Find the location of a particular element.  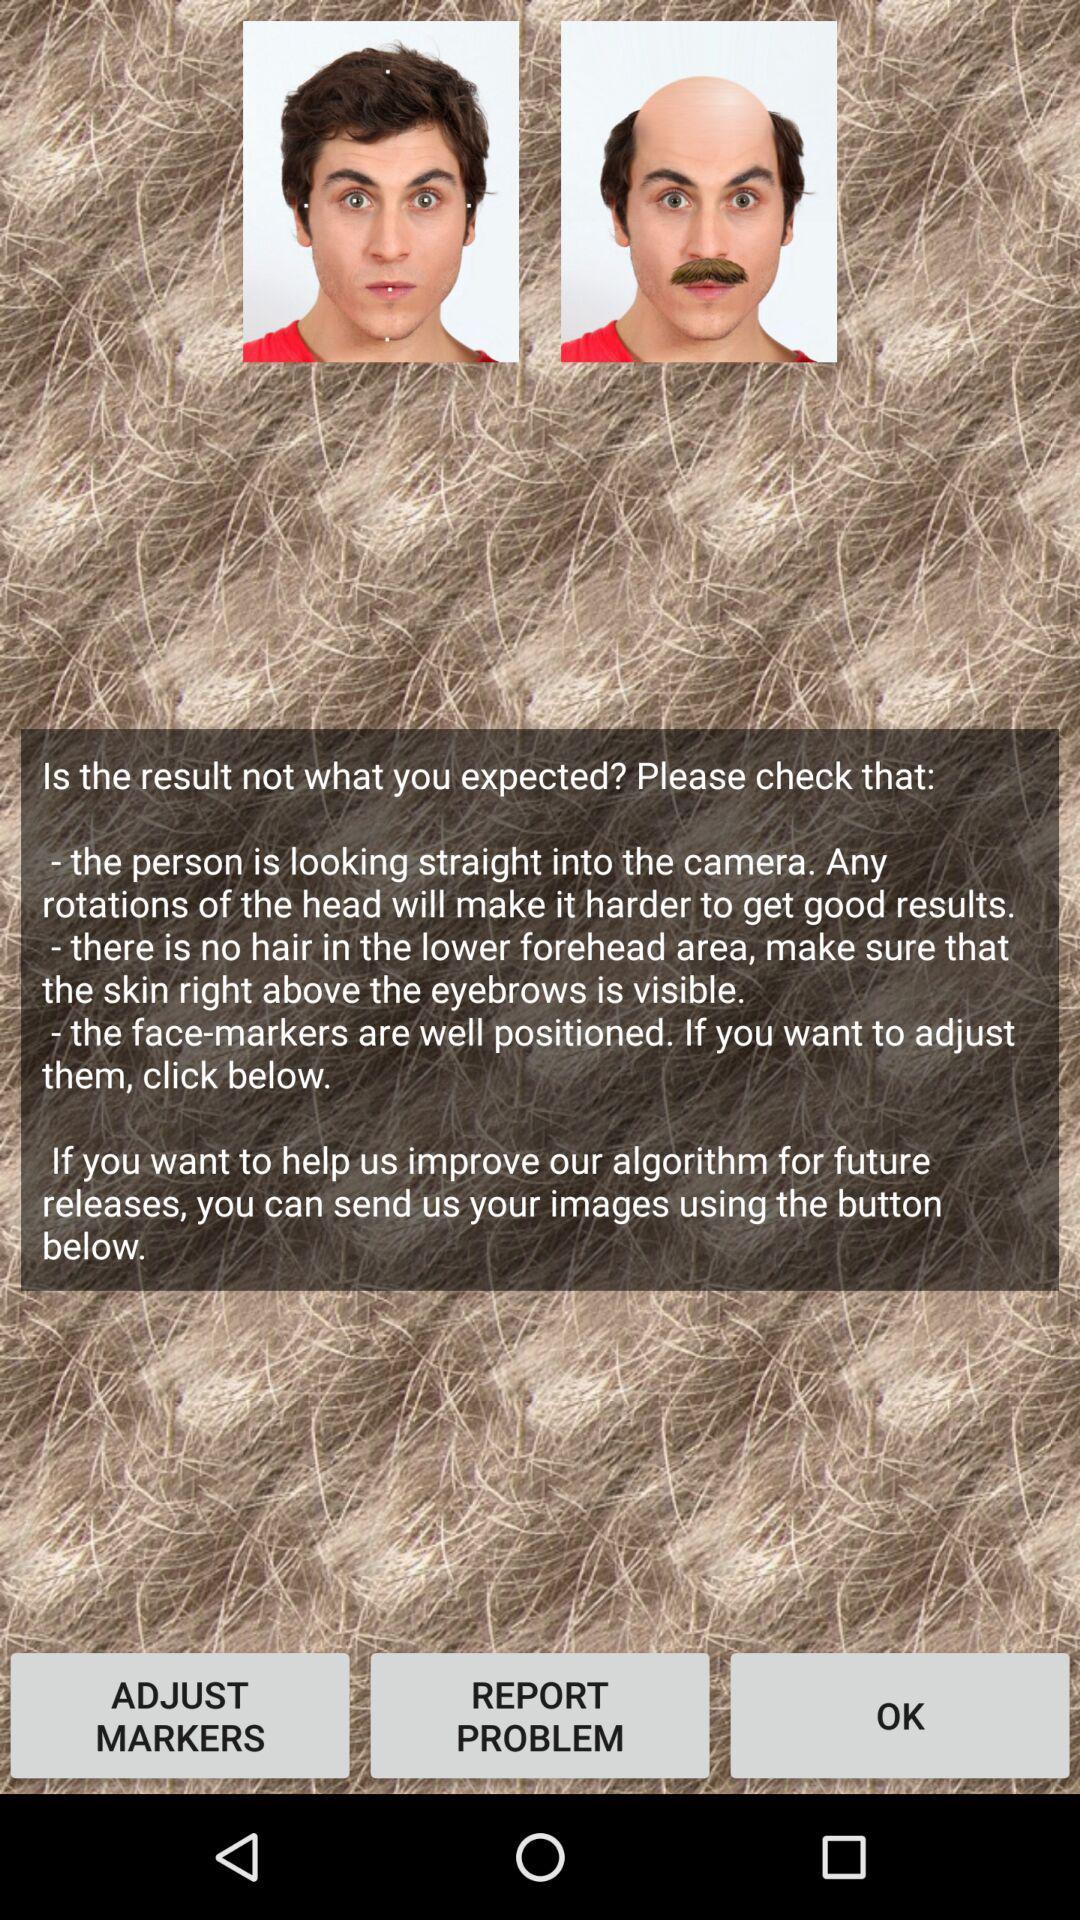

the adjust markers item is located at coordinates (180, 1714).